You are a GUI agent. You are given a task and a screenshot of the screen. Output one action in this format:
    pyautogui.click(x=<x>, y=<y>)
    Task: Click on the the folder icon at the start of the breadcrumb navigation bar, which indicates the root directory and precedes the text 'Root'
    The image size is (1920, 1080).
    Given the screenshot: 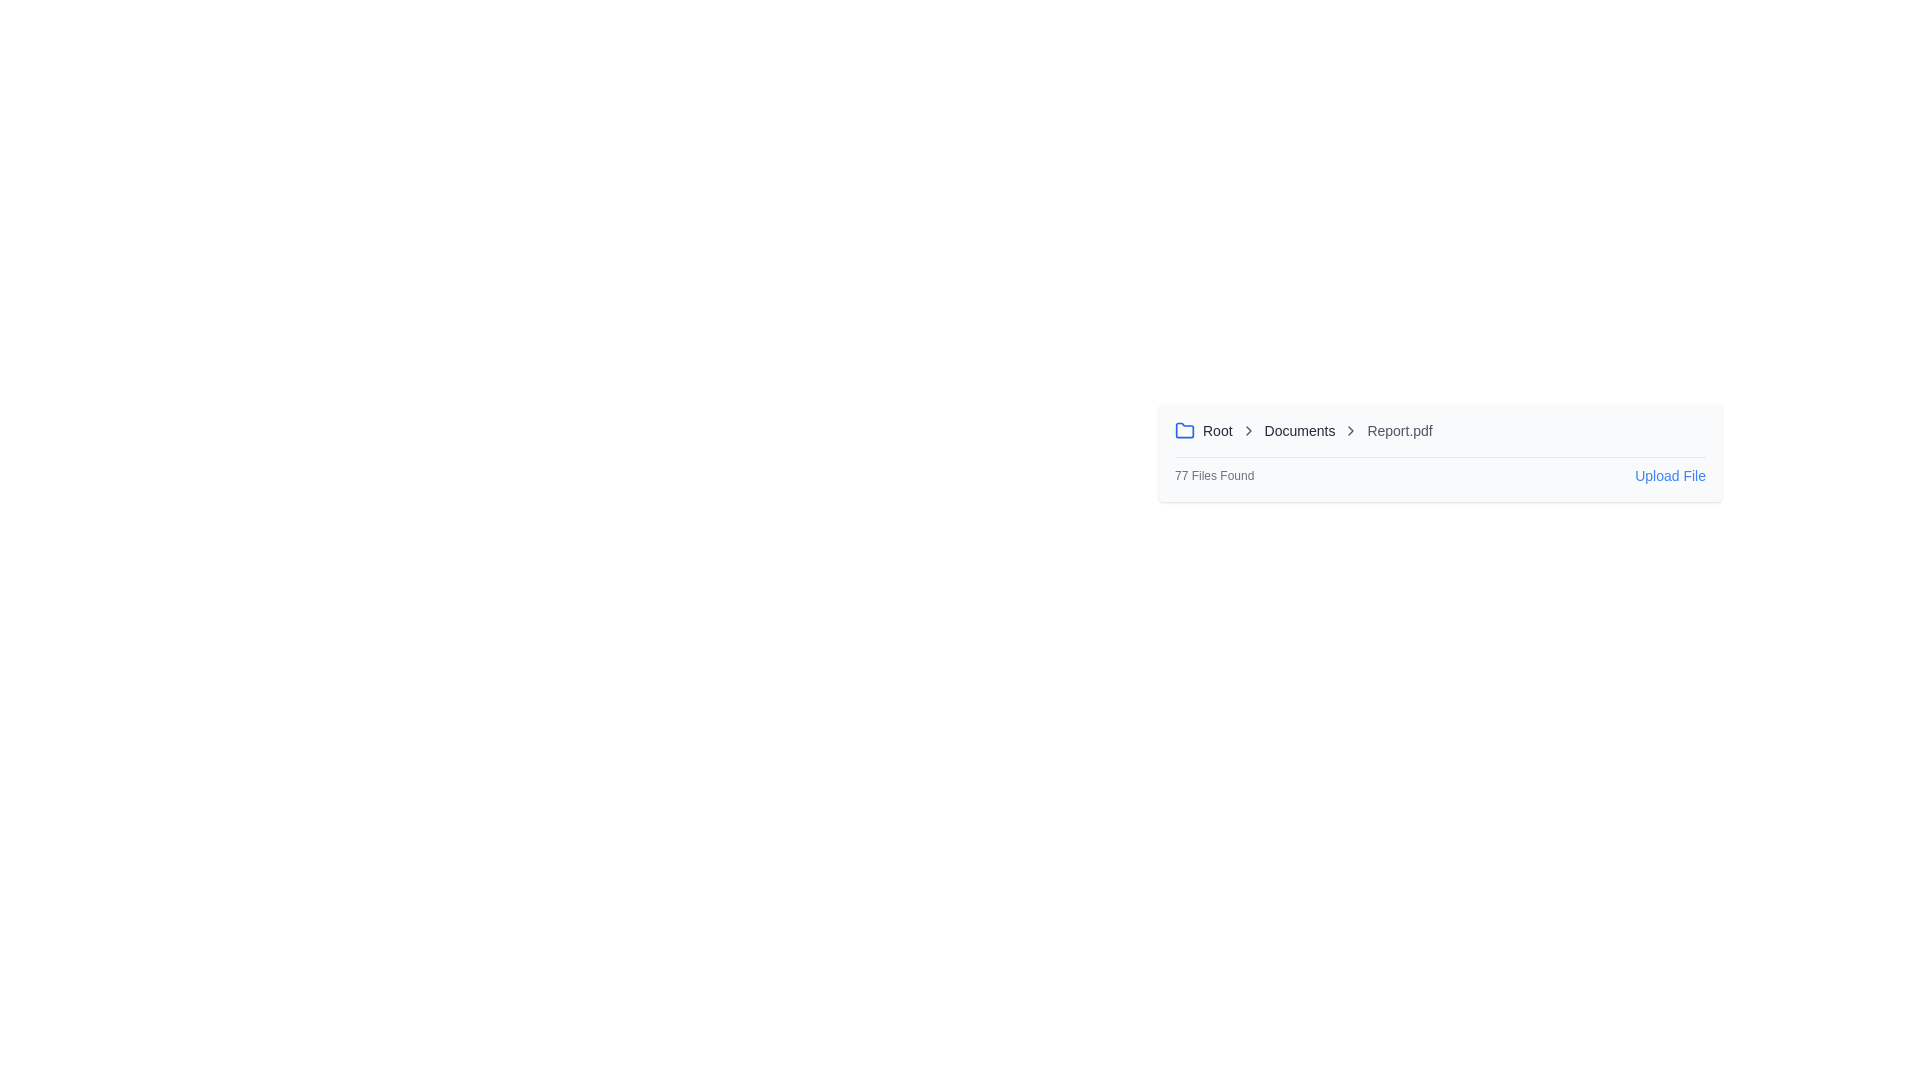 What is the action you would take?
    pyautogui.click(x=1185, y=430)
    